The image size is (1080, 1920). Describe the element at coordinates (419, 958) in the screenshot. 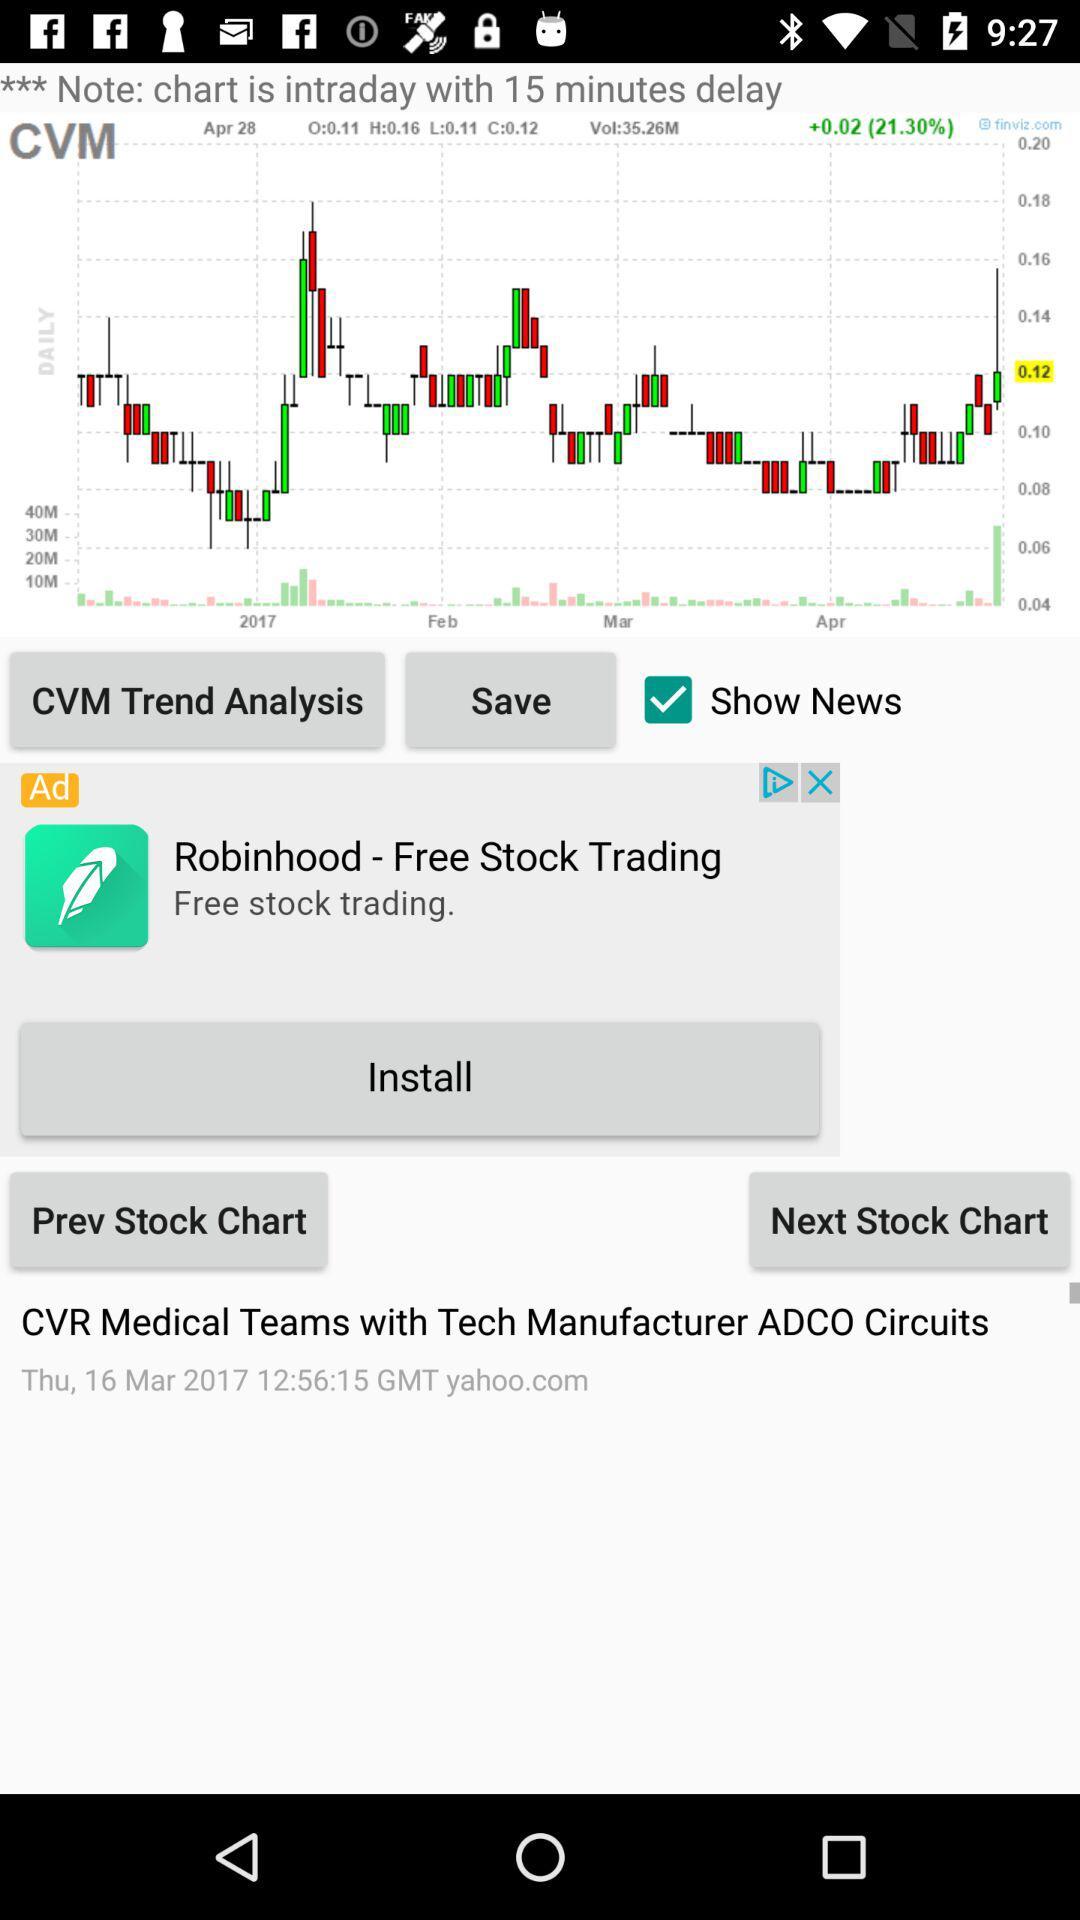

I see `advertisement` at that location.